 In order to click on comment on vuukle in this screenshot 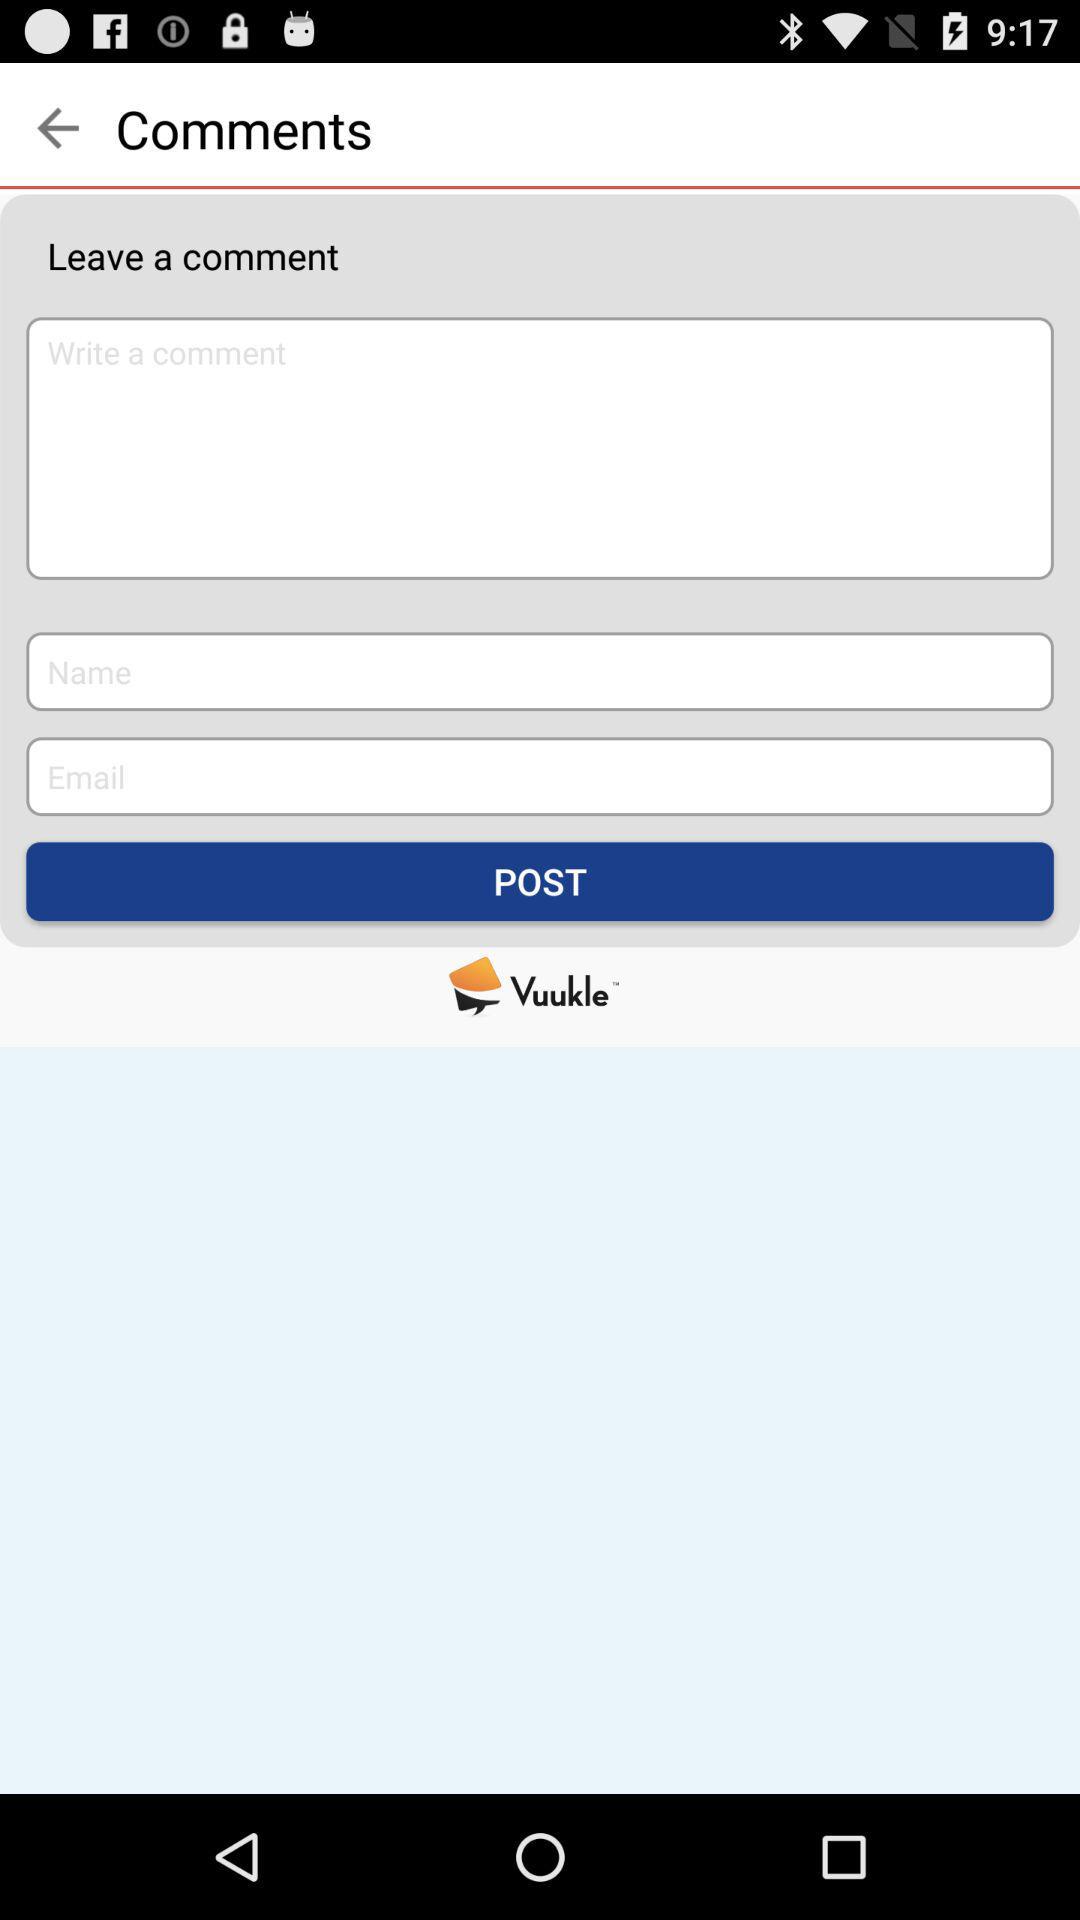, I will do `click(540, 986)`.